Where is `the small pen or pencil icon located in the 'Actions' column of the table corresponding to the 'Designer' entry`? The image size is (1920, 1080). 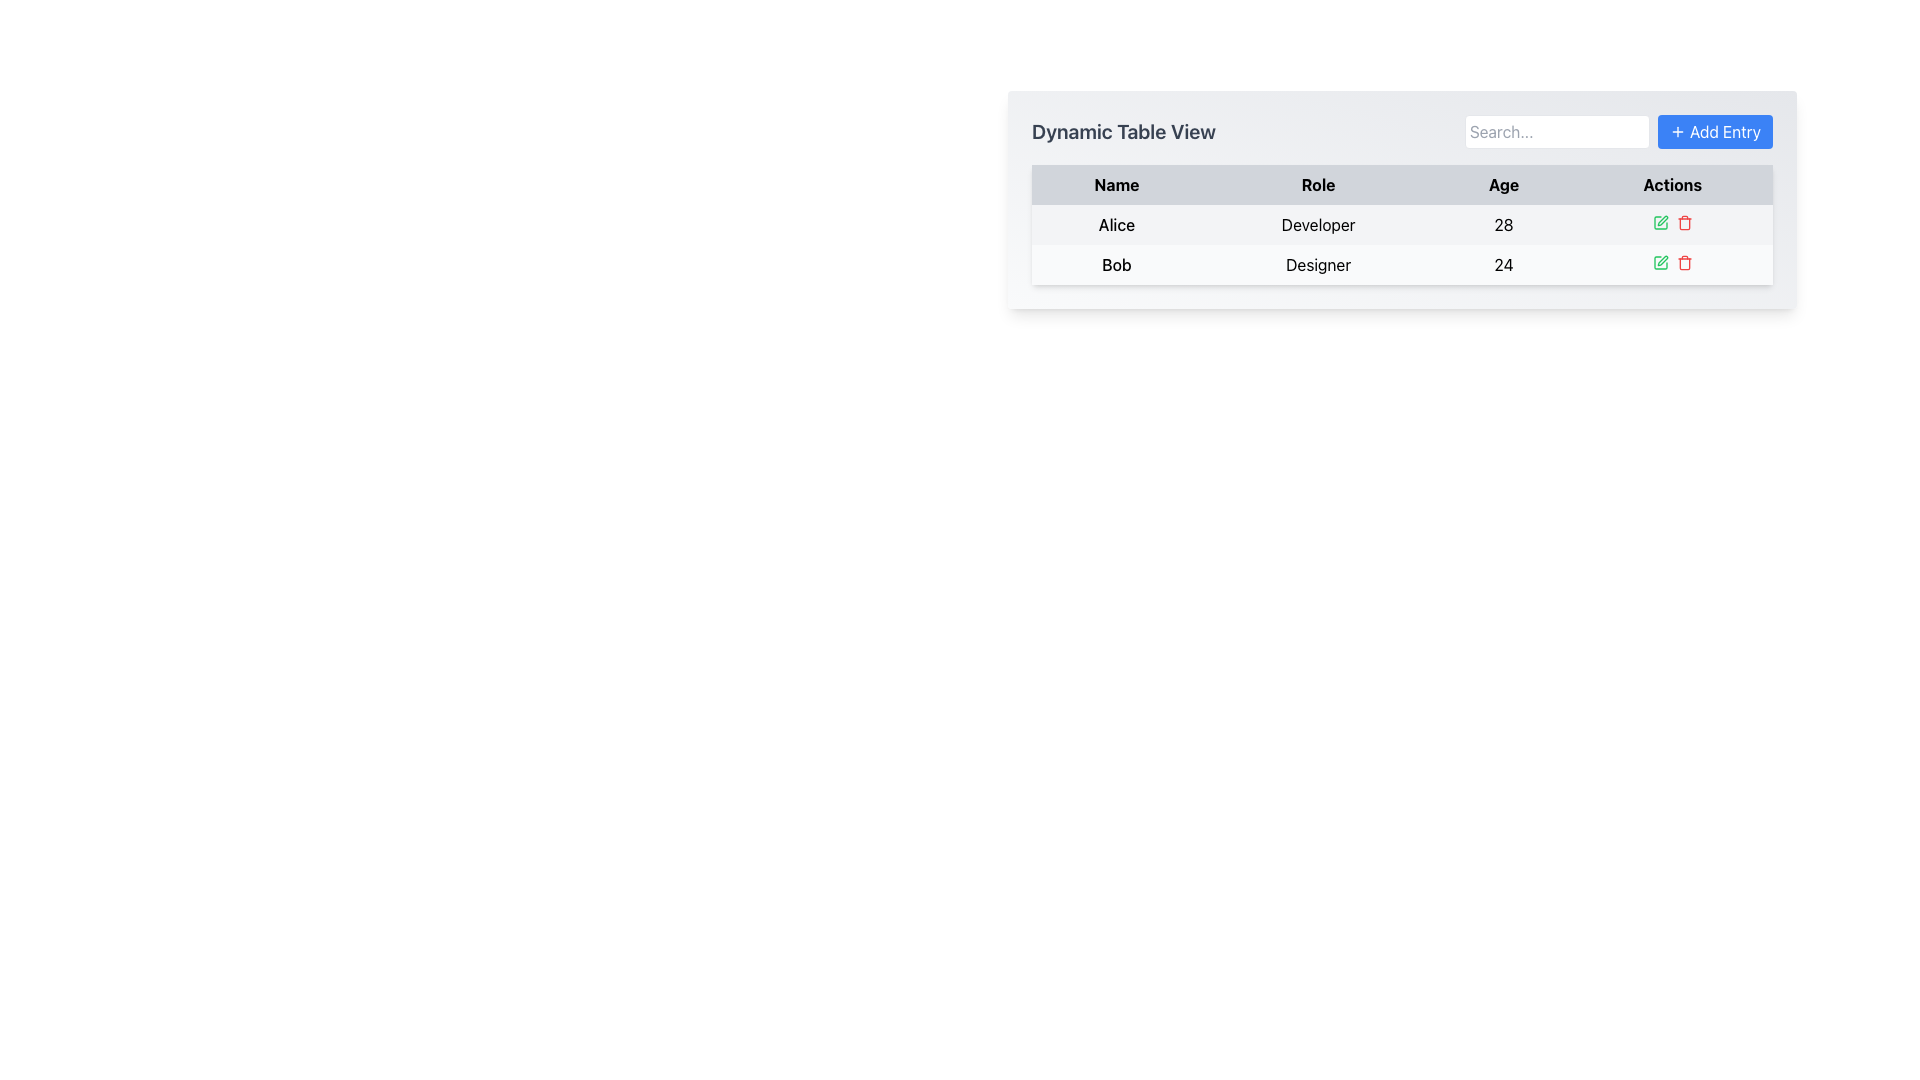 the small pen or pencil icon located in the 'Actions' column of the table corresponding to the 'Designer' entry is located at coordinates (1662, 220).